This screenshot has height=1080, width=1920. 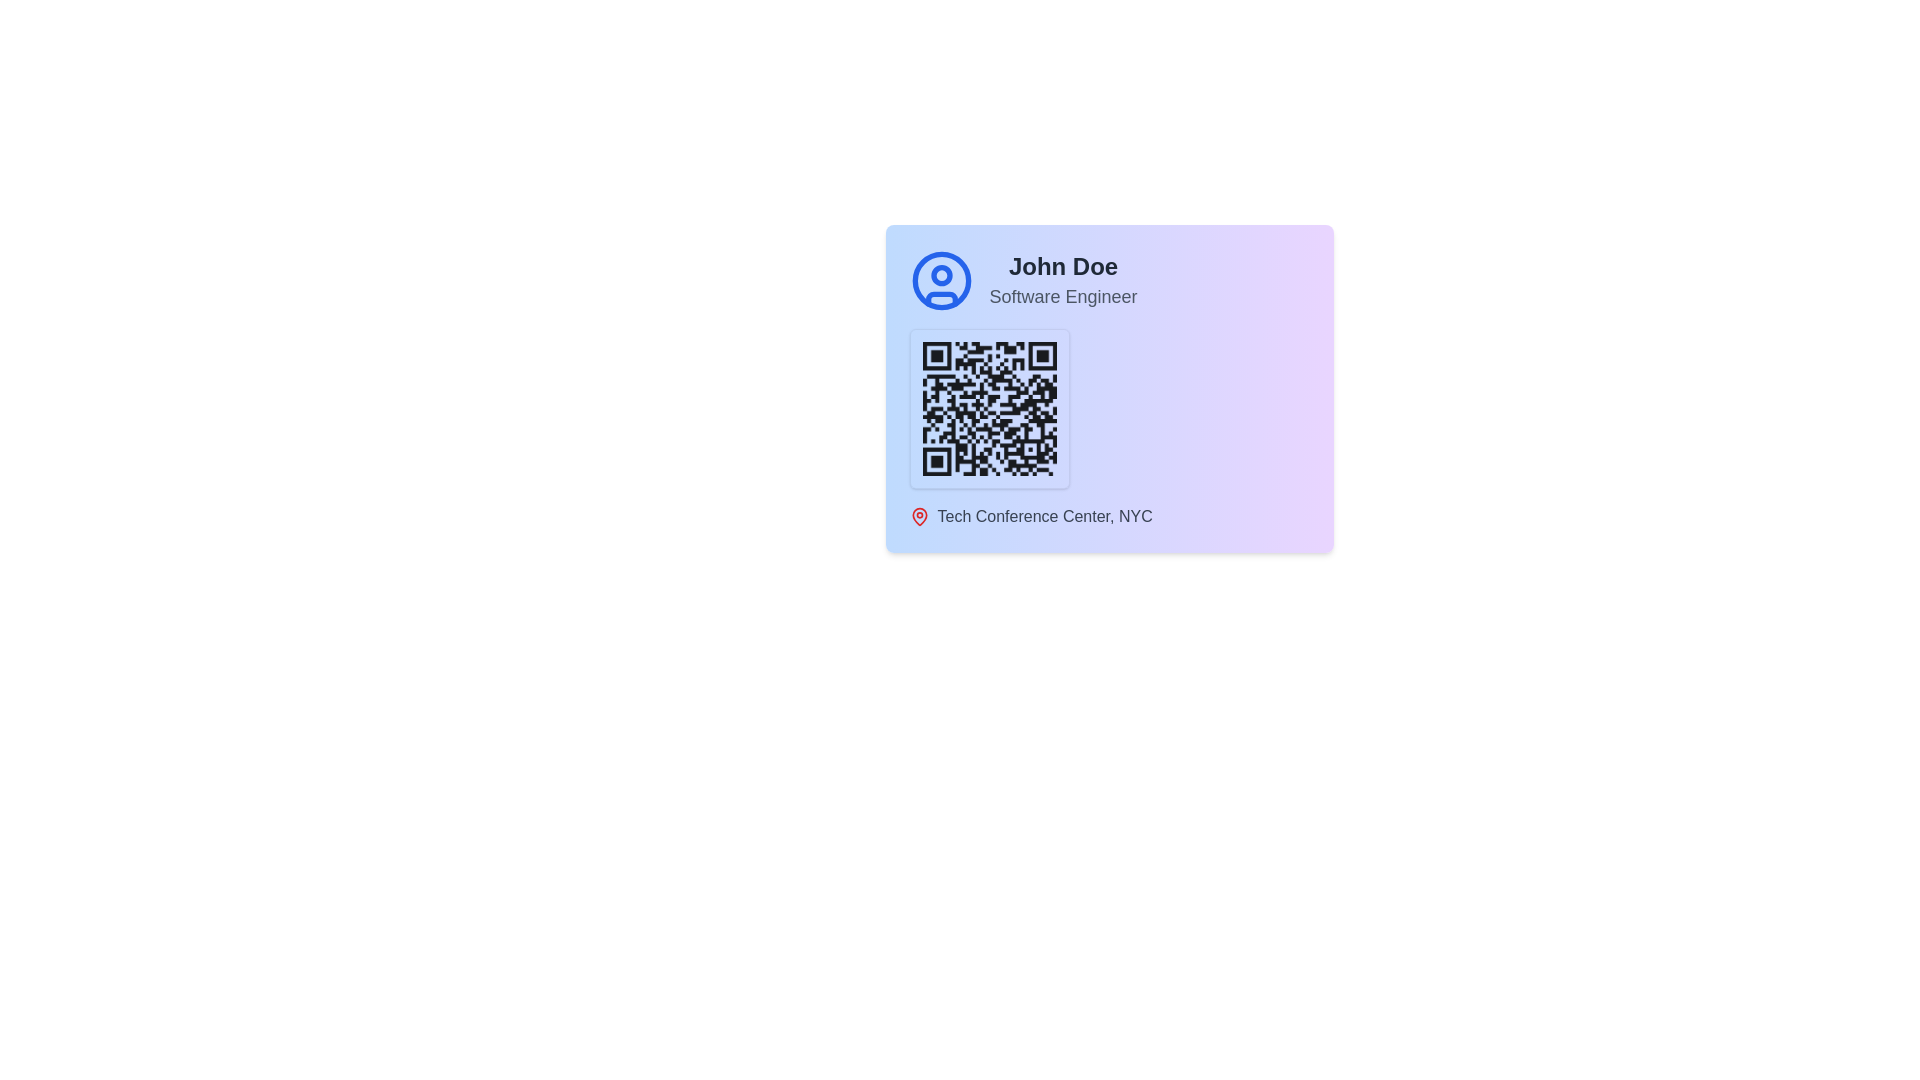 I want to click on the inner circular shape of the user profile icon, which is located in the upper-left section of the card, adjacent to the text 'John Doe, Software Engineer', so click(x=940, y=275).